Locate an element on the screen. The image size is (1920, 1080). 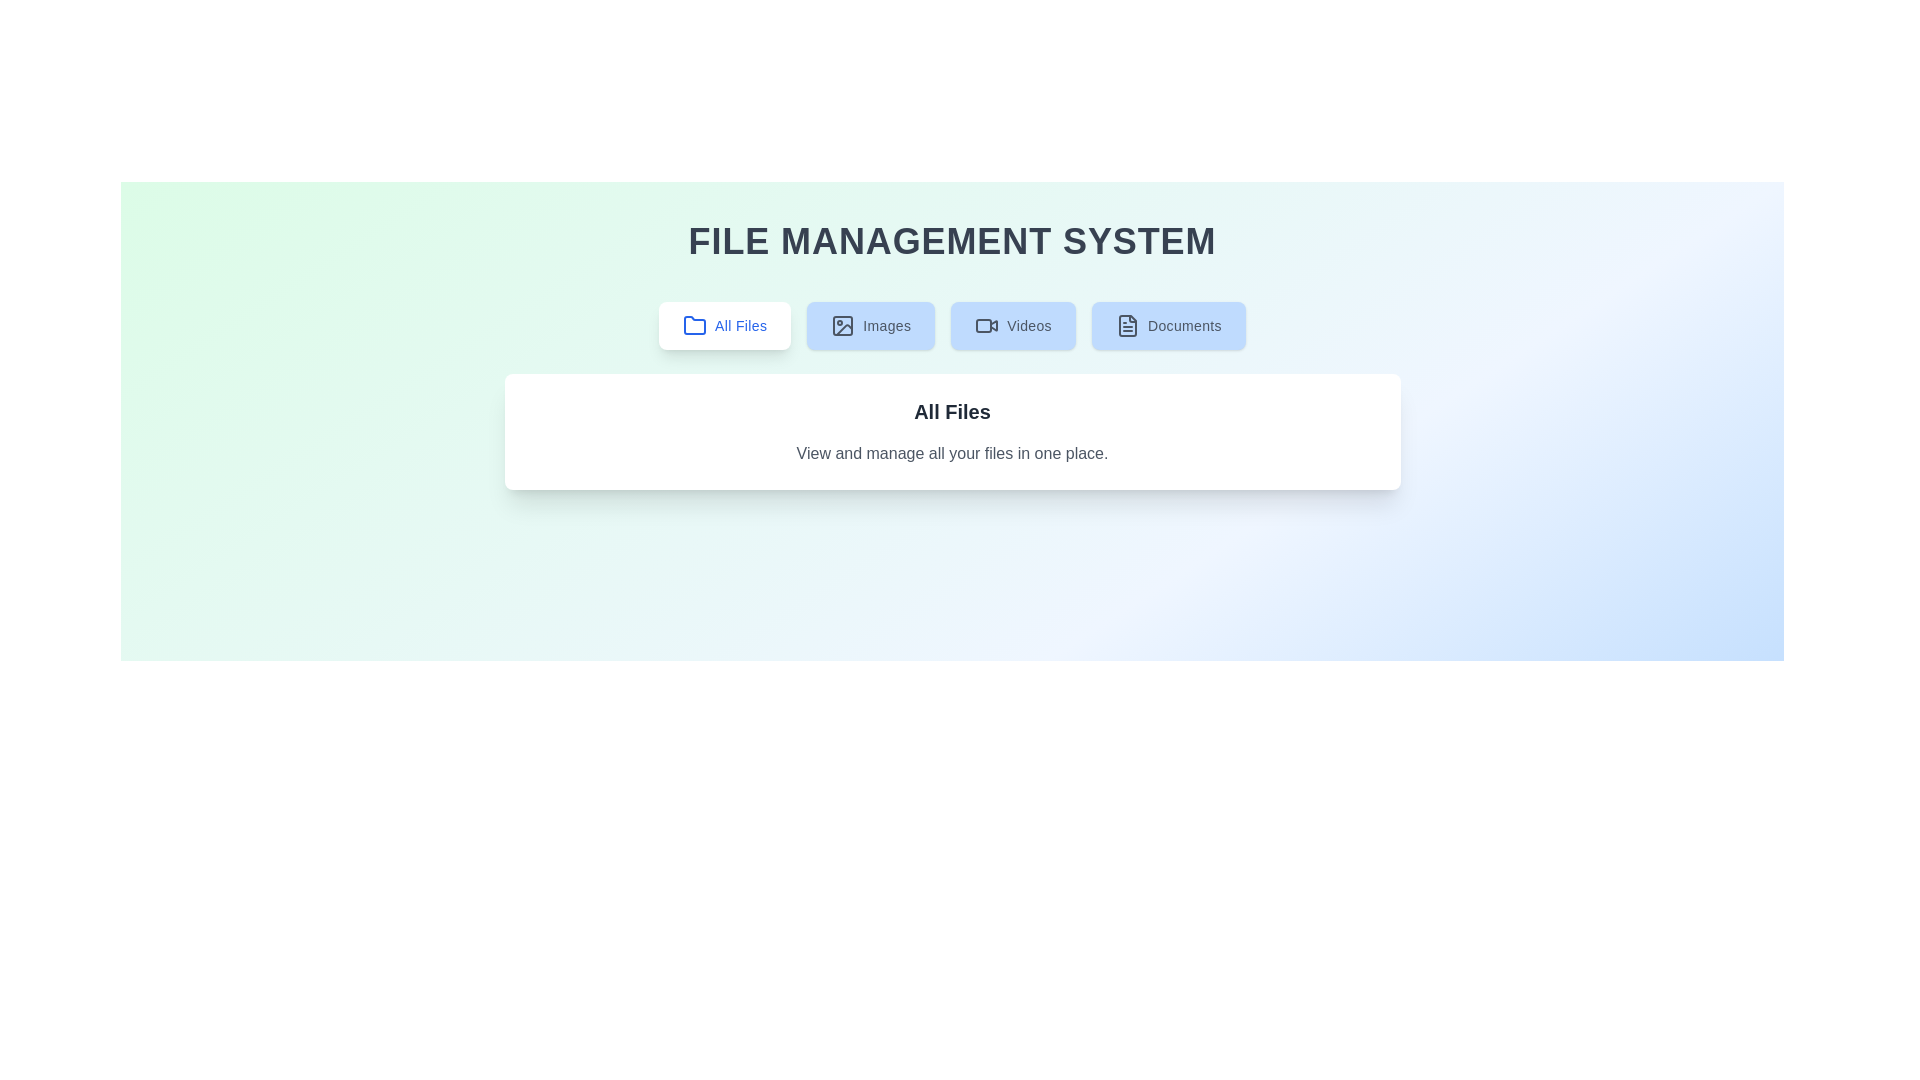
the button corresponding to the file category Videos is located at coordinates (1013, 325).